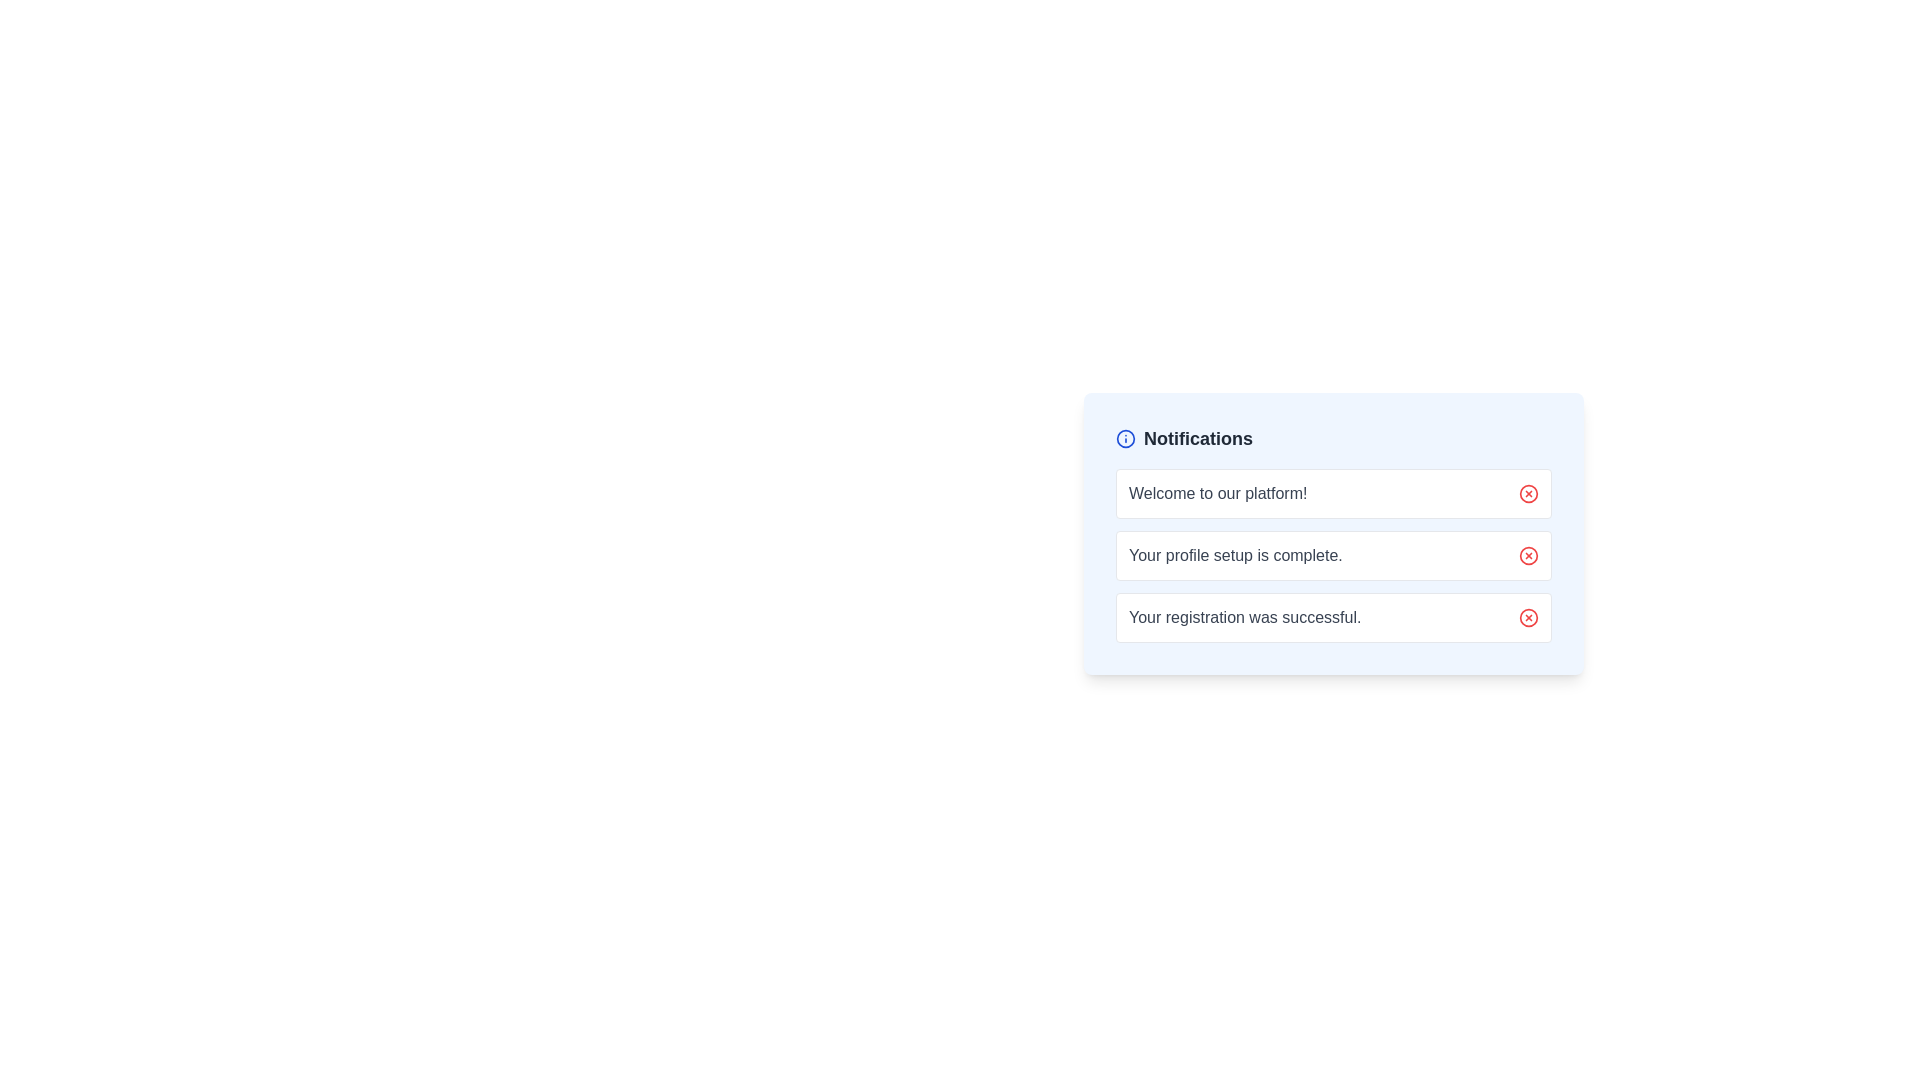 This screenshot has width=1920, height=1080. I want to click on the notification message indicating successful registration by reading the content displayed in the light blue notification box, which is the third notification in the stack, so click(1334, 616).